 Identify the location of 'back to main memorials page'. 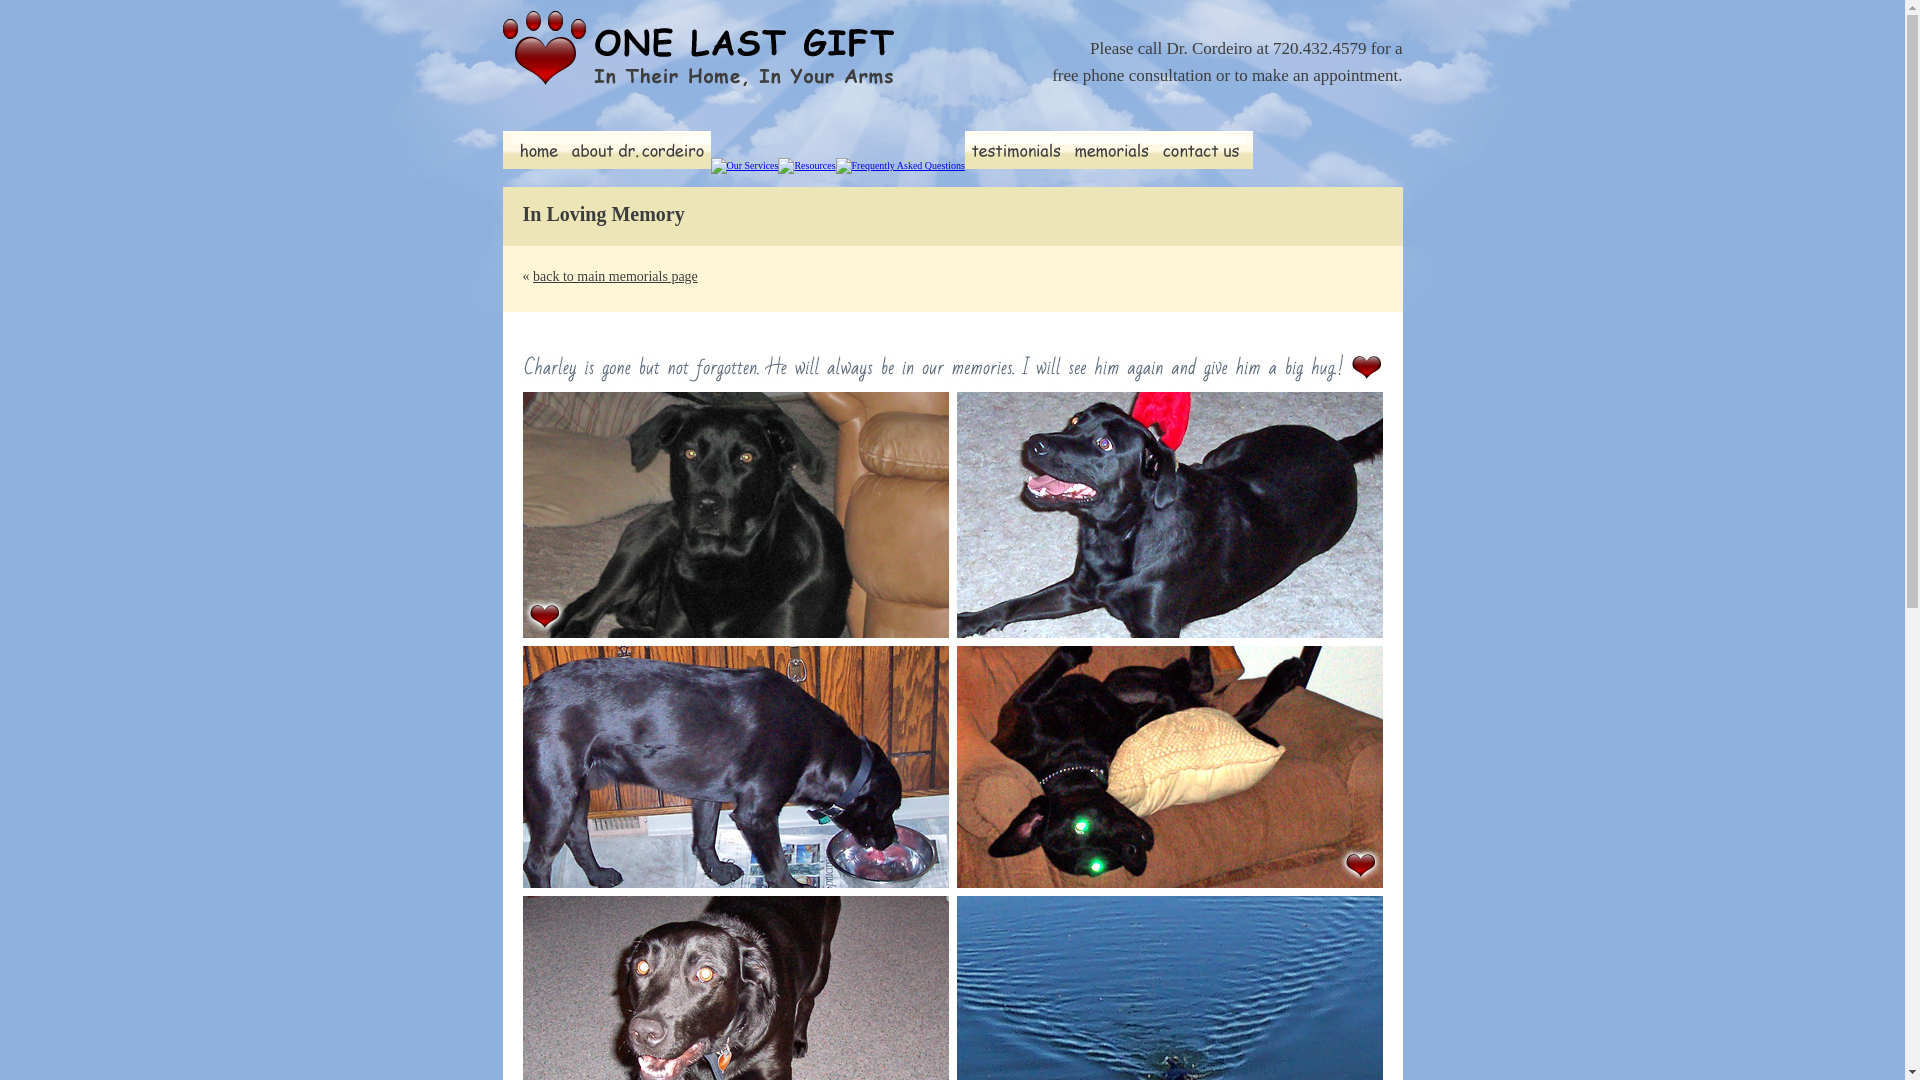
(614, 276).